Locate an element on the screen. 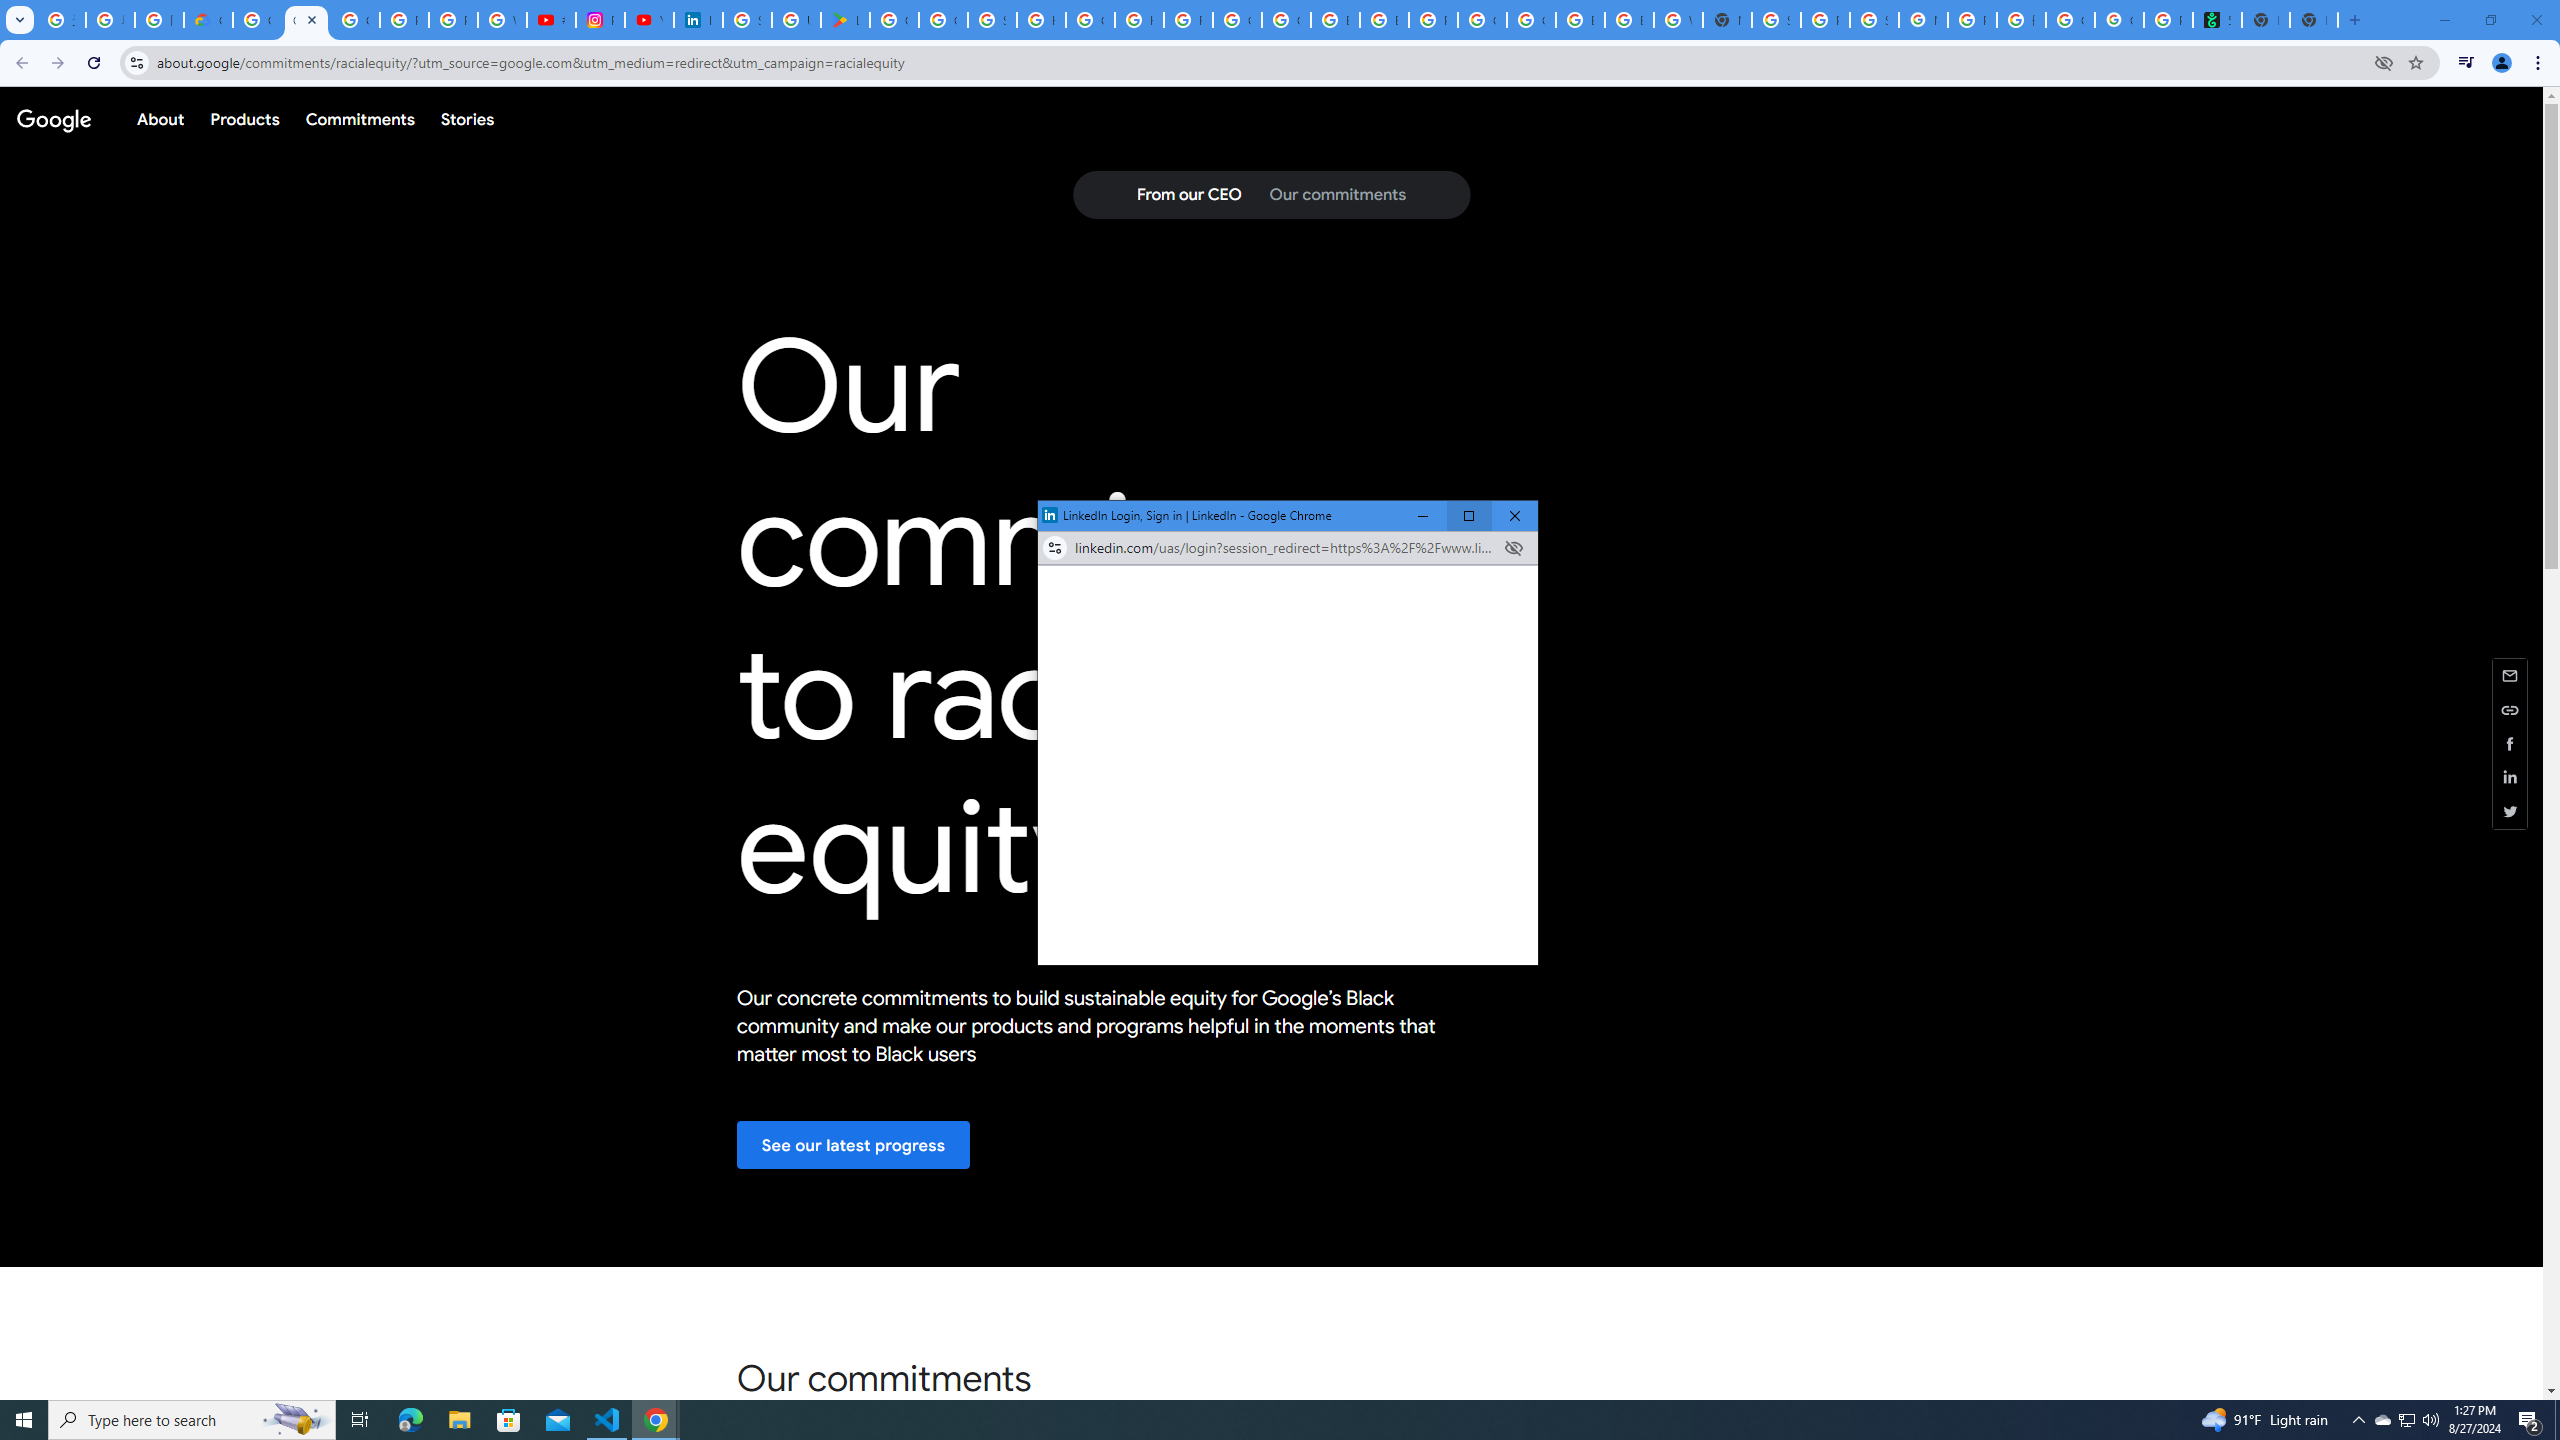  'Stories' is located at coordinates (466, 118).